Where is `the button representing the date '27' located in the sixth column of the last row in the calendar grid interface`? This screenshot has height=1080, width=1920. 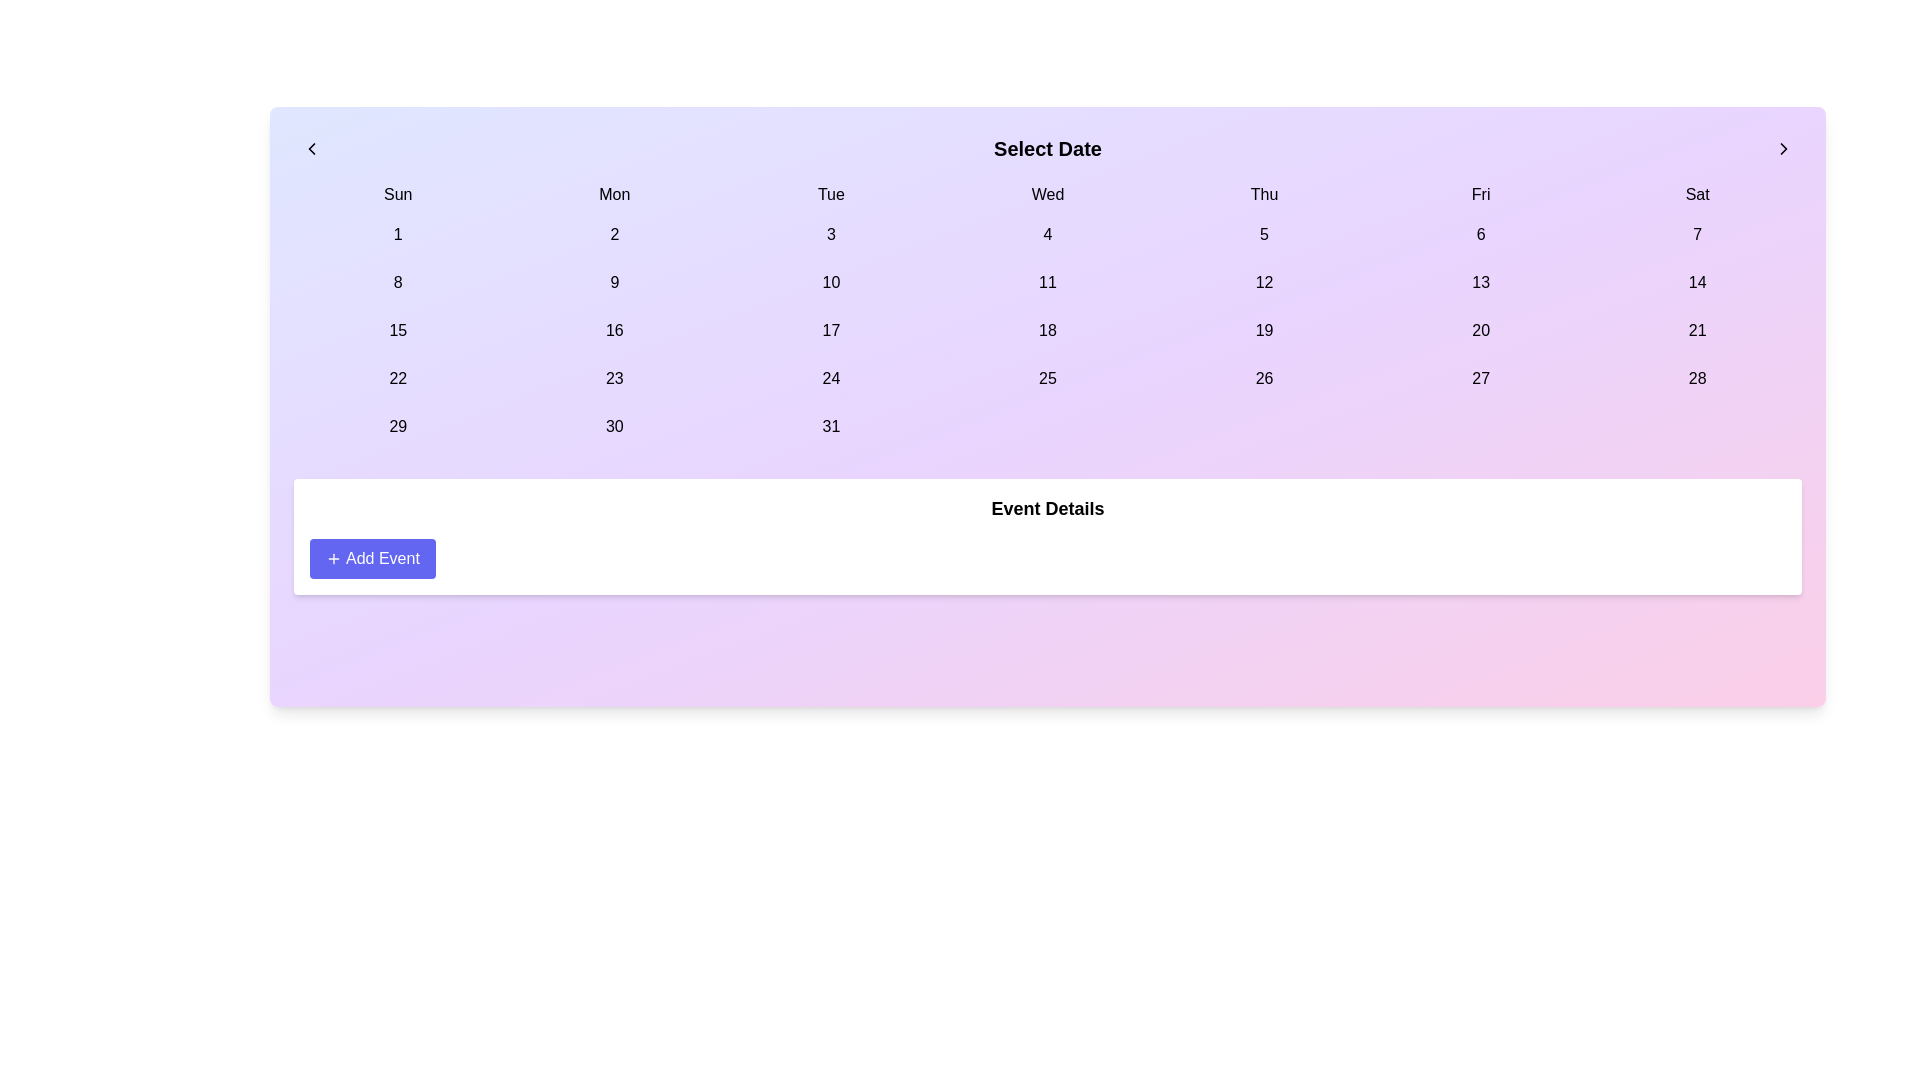 the button representing the date '27' located in the sixth column of the last row in the calendar grid interface is located at coordinates (1481, 378).